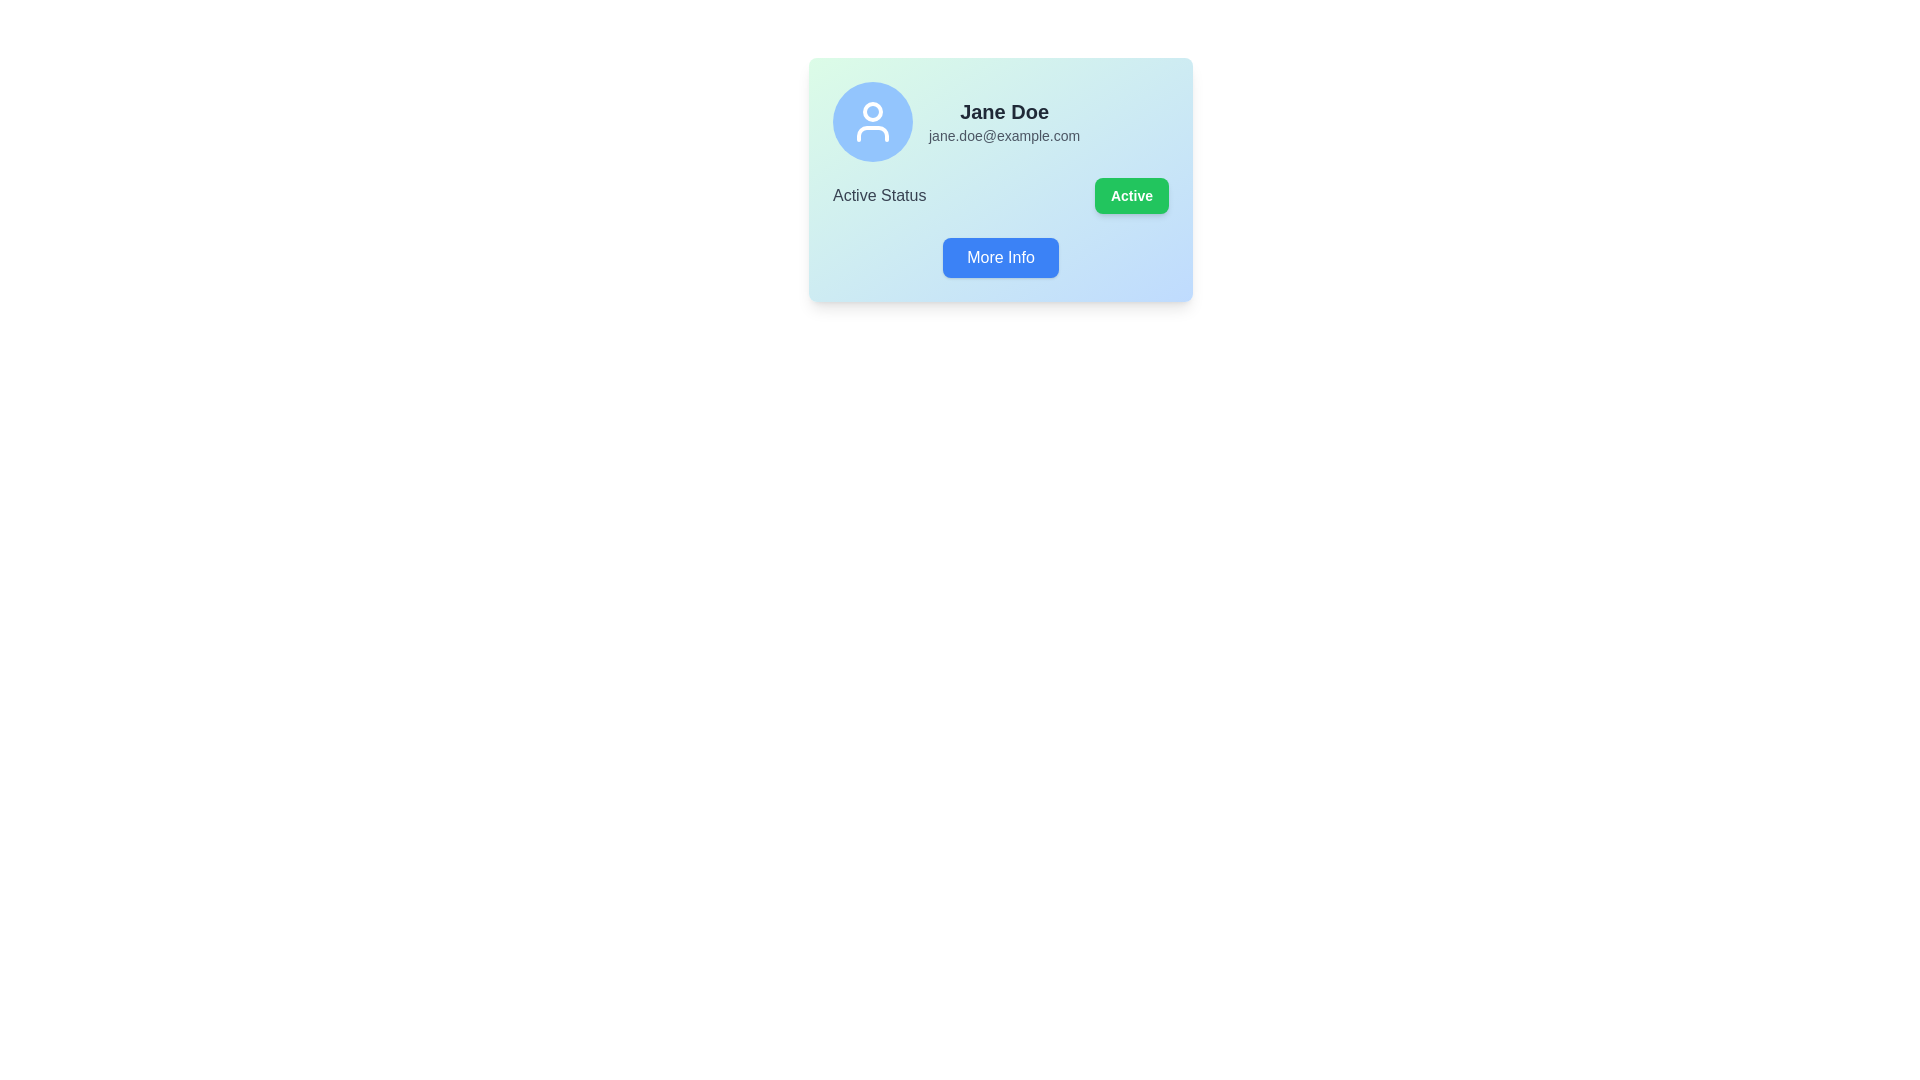  Describe the element at coordinates (879, 196) in the screenshot. I see `label text that describes the purpose of the adjacent 'Active' button, located in the upper half of the visible card layout` at that location.